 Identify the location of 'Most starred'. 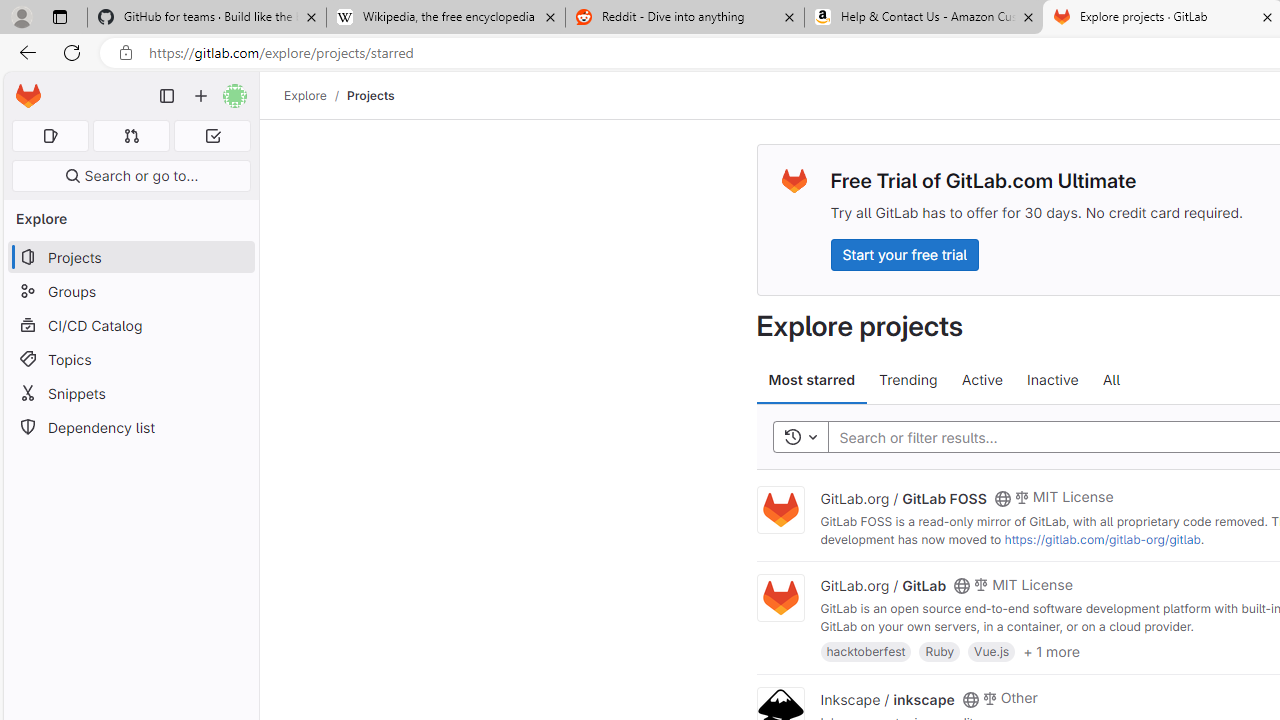
(812, 380).